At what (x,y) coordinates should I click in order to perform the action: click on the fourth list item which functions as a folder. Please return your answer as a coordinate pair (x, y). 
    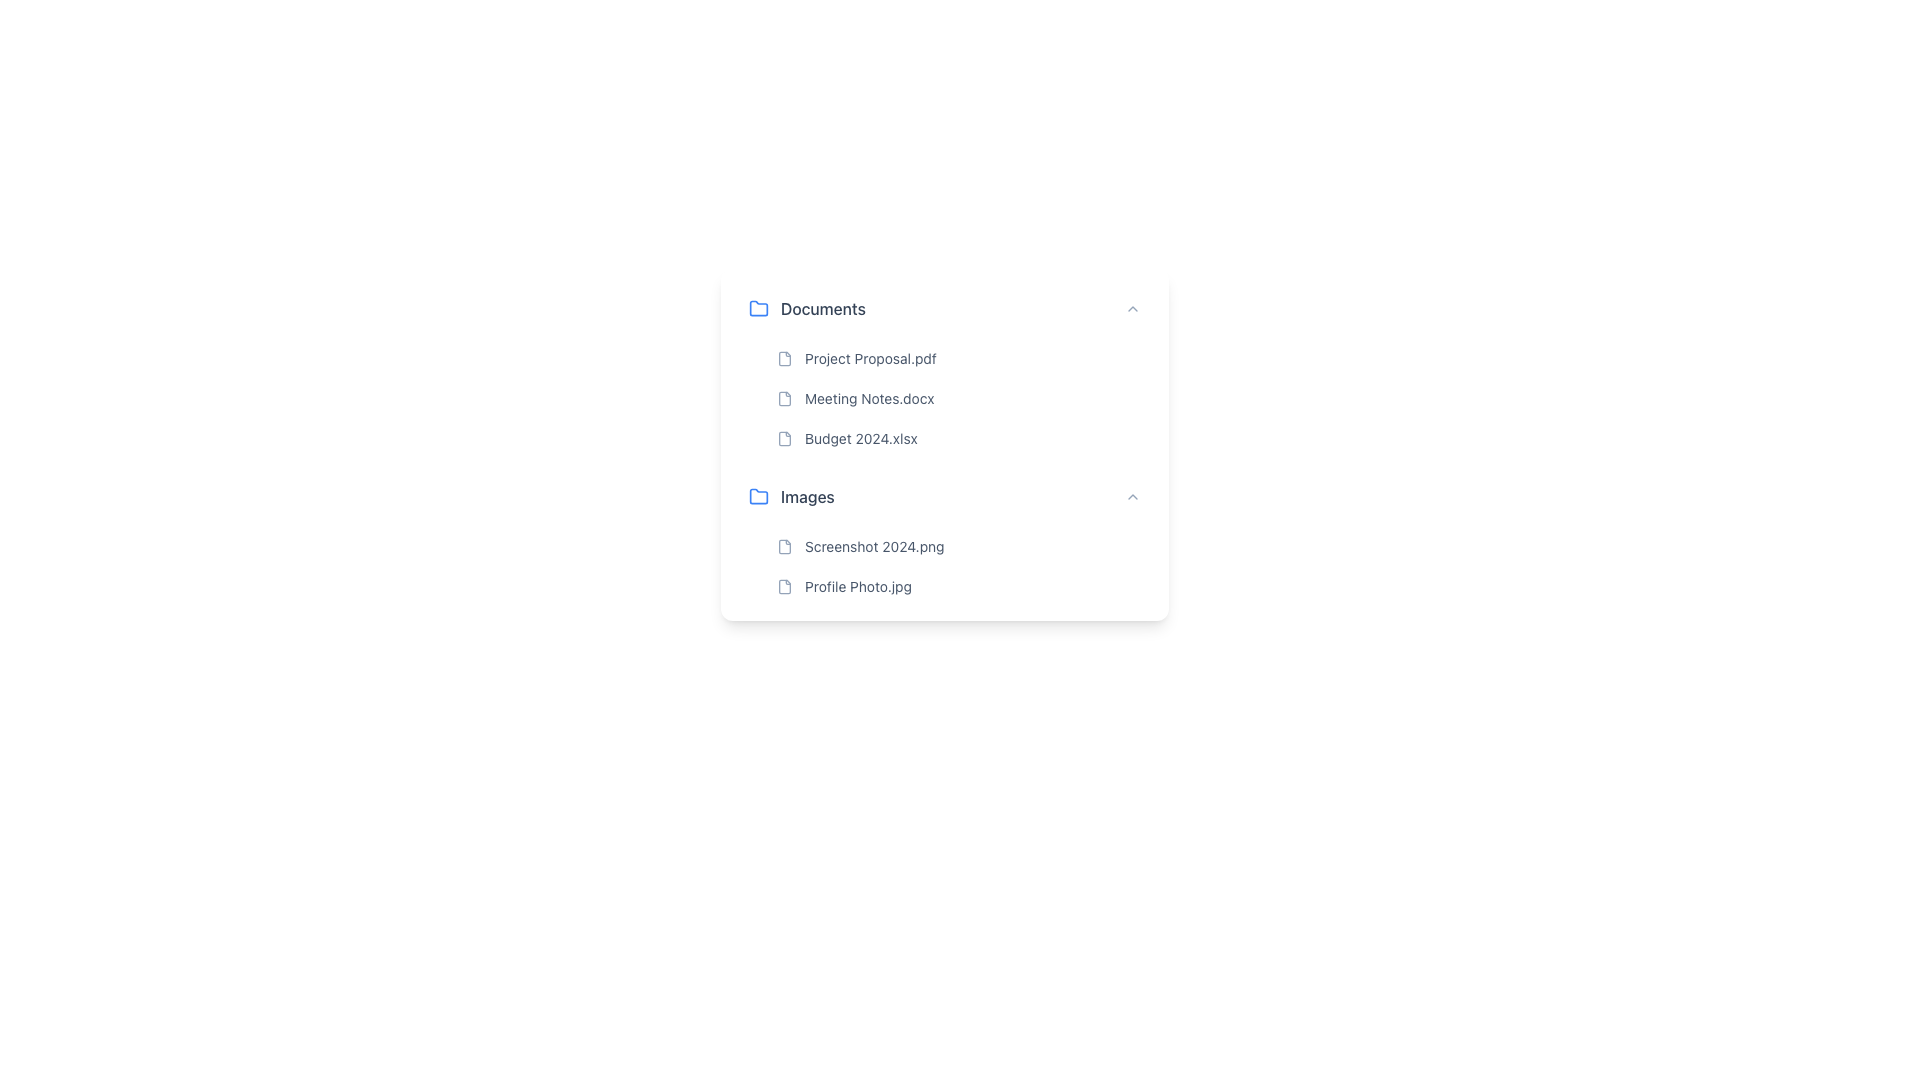
    Looking at the image, I should click on (944, 496).